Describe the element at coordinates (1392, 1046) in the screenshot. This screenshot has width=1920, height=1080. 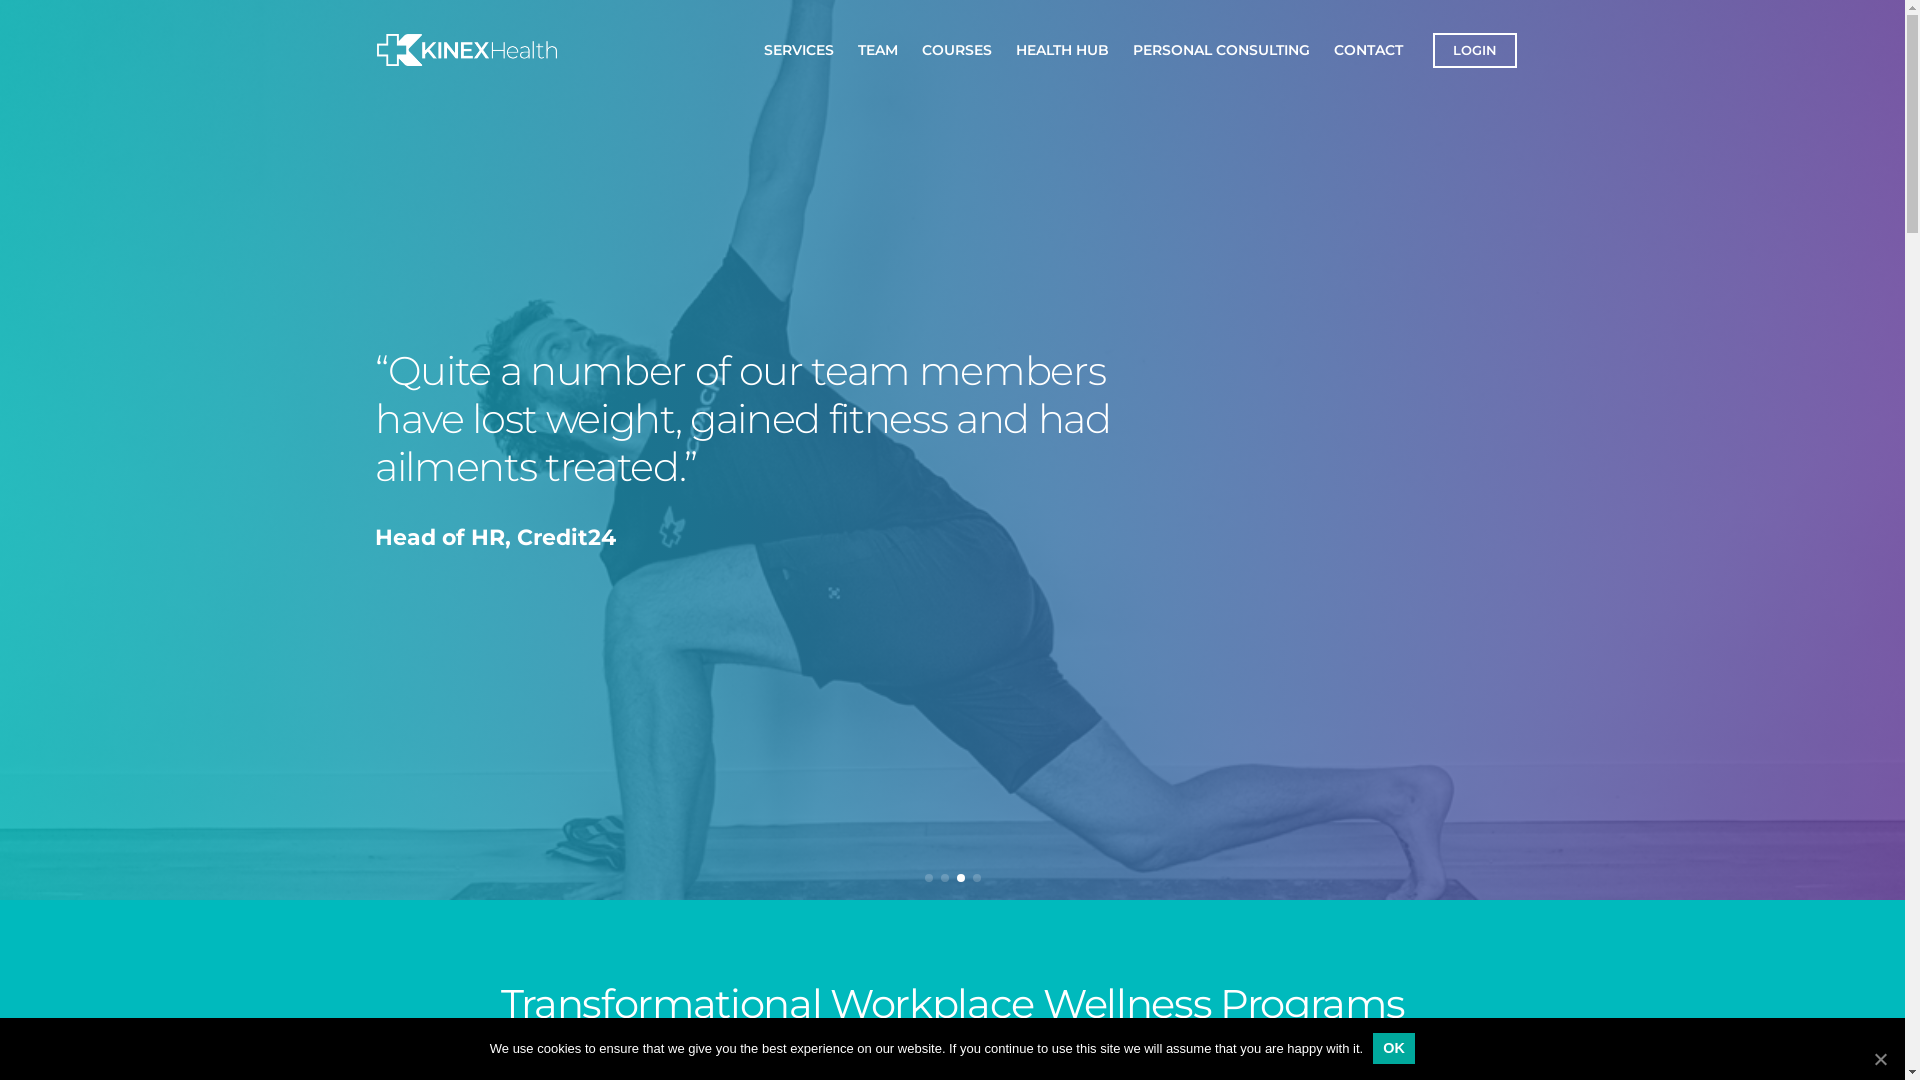
I see `'OK'` at that location.